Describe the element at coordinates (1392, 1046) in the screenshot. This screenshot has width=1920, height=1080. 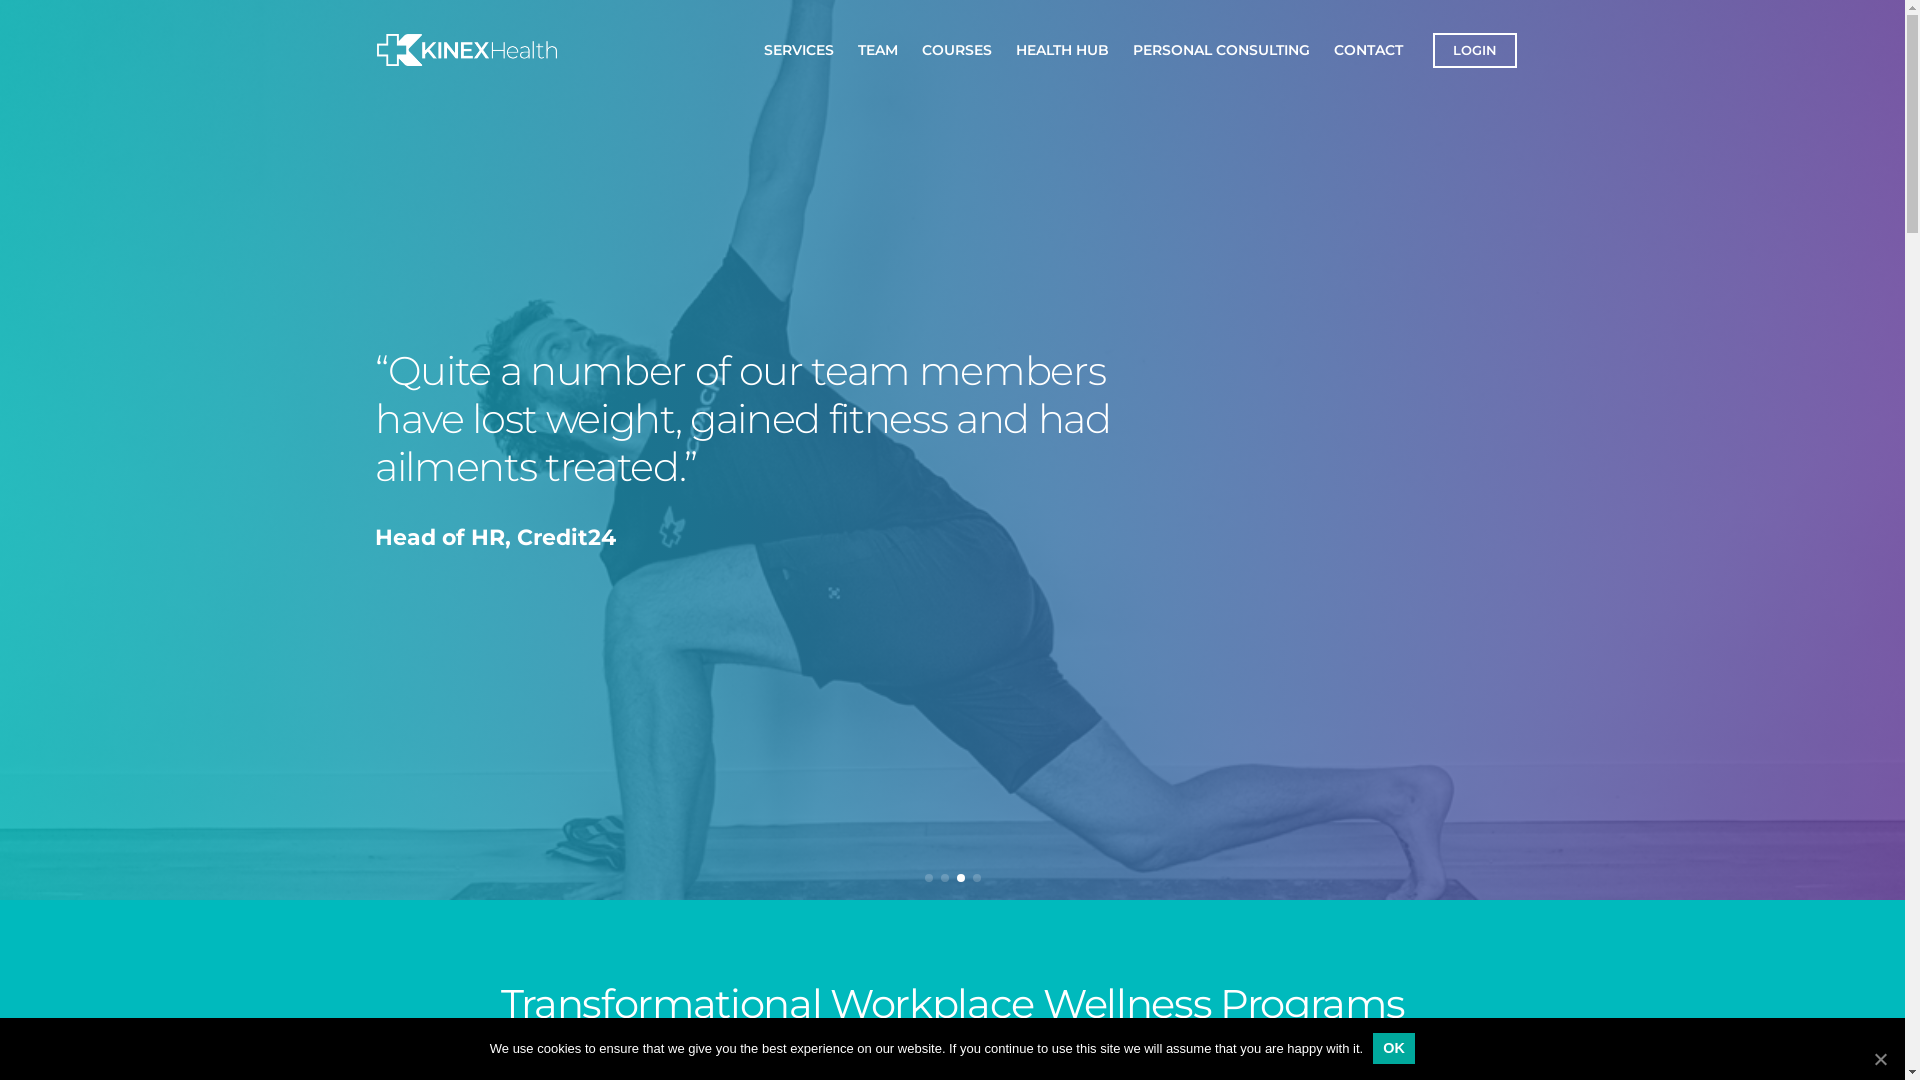
I see `'OK'` at that location.